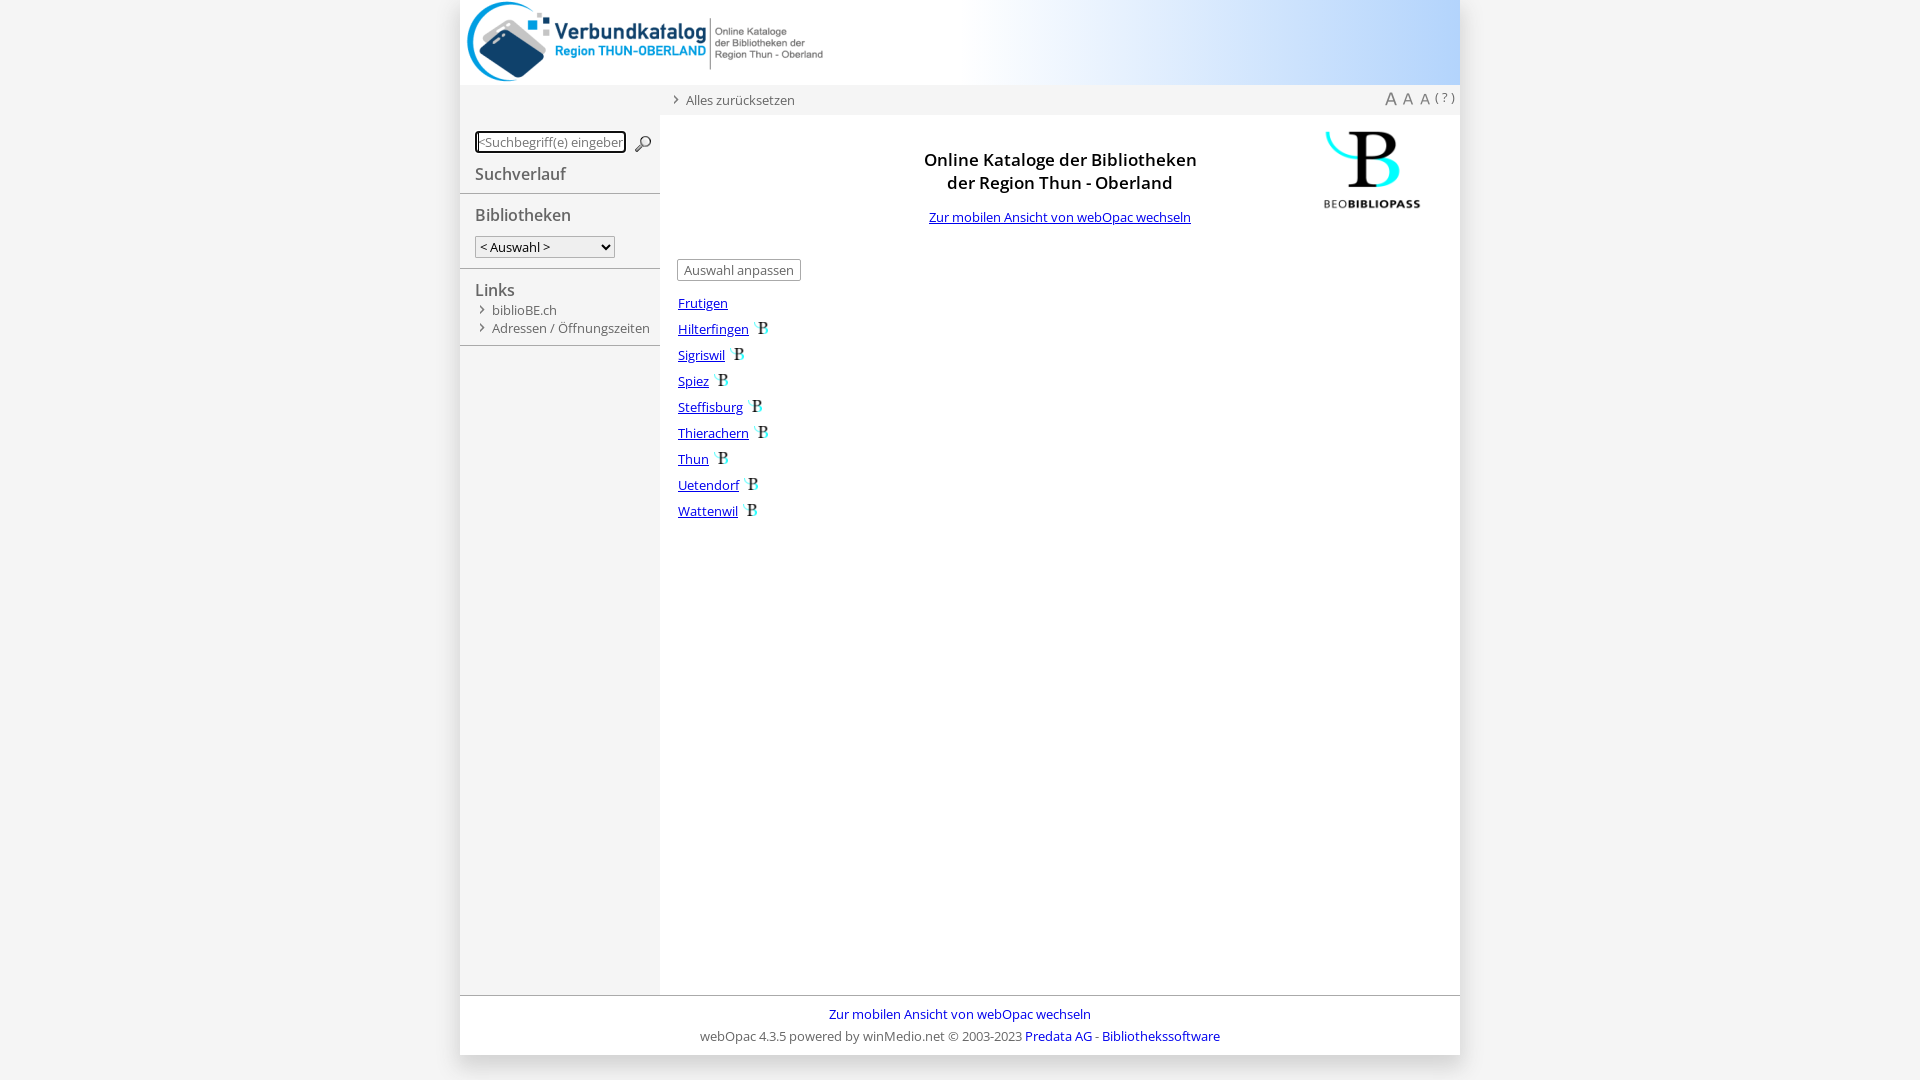 This screenshot has width=1920, height=1080. Describe the element at coordinates (1057, 1035) in the screenshot. I see `'Predata AG'` at that location.